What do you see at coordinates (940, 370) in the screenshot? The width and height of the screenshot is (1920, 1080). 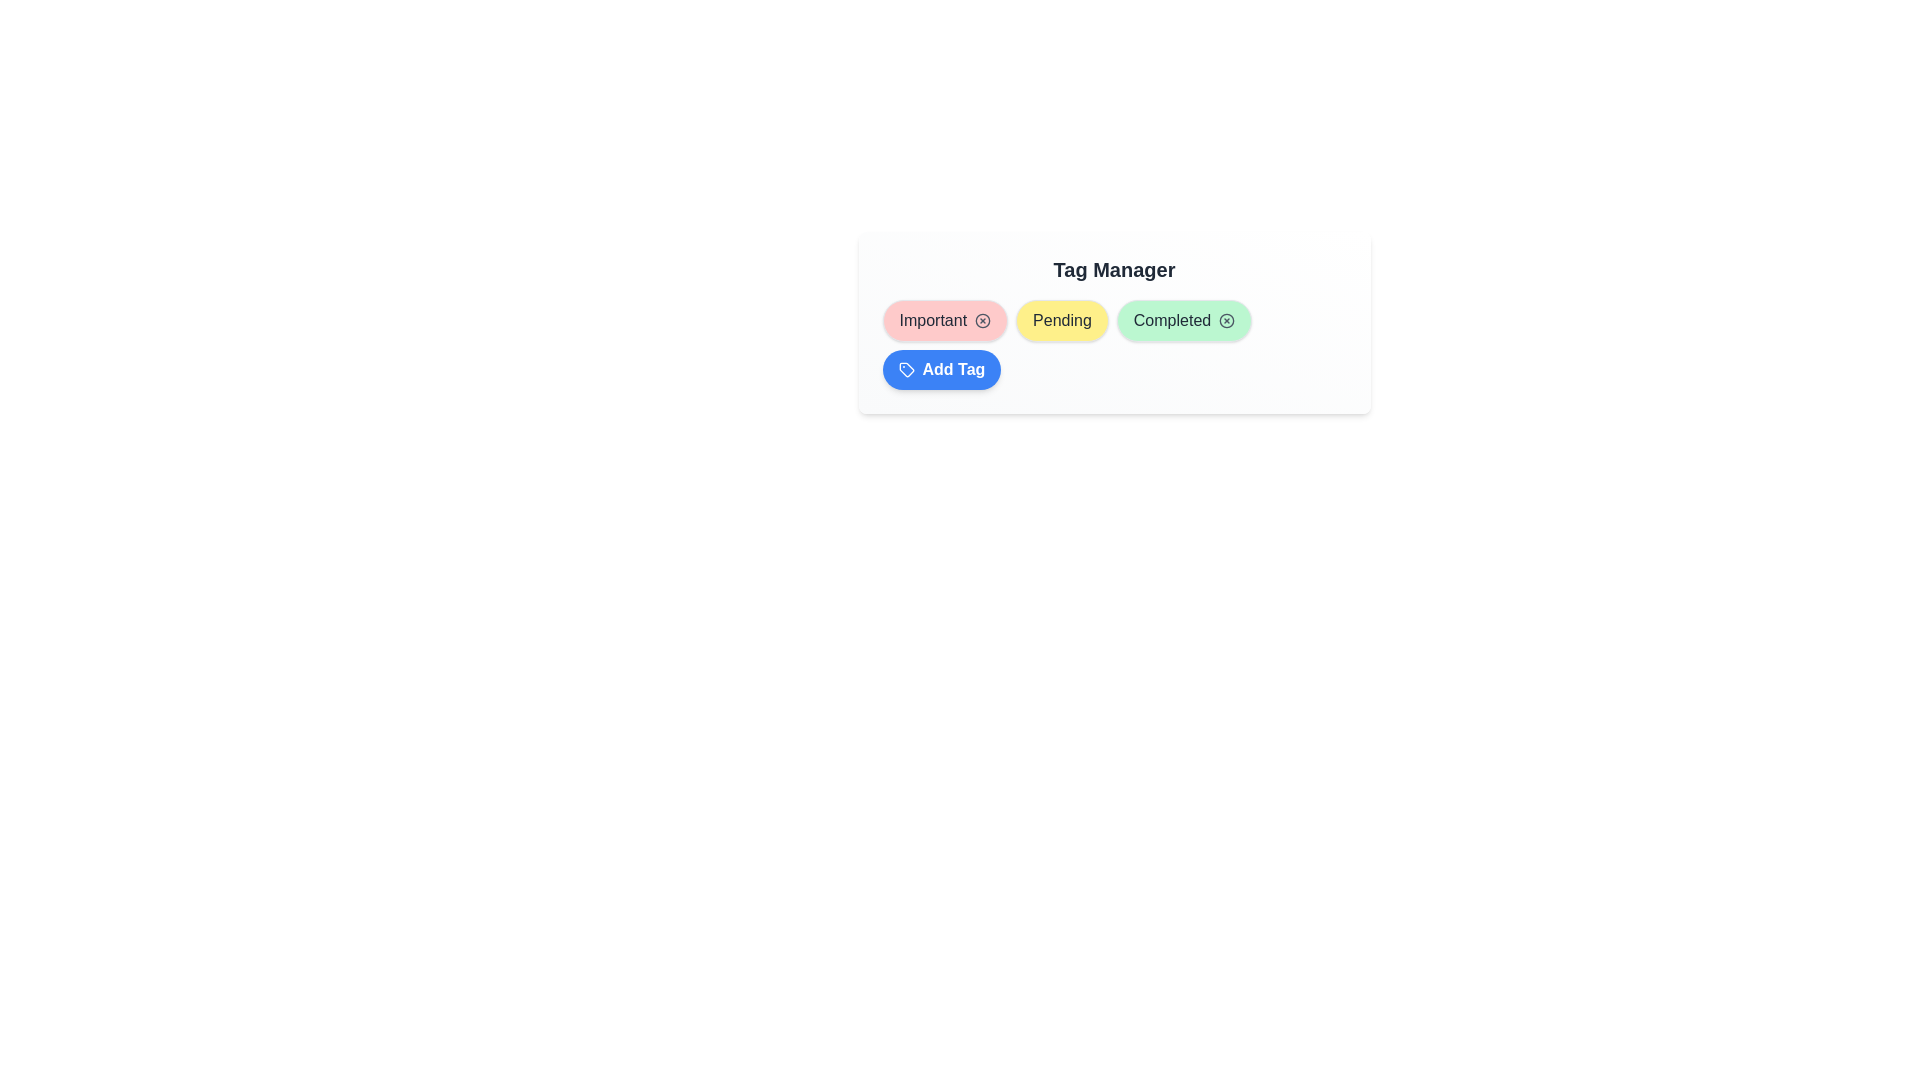 I see `the 'Add Tag' button to see the hover effect` at bounding box center [940, 370].